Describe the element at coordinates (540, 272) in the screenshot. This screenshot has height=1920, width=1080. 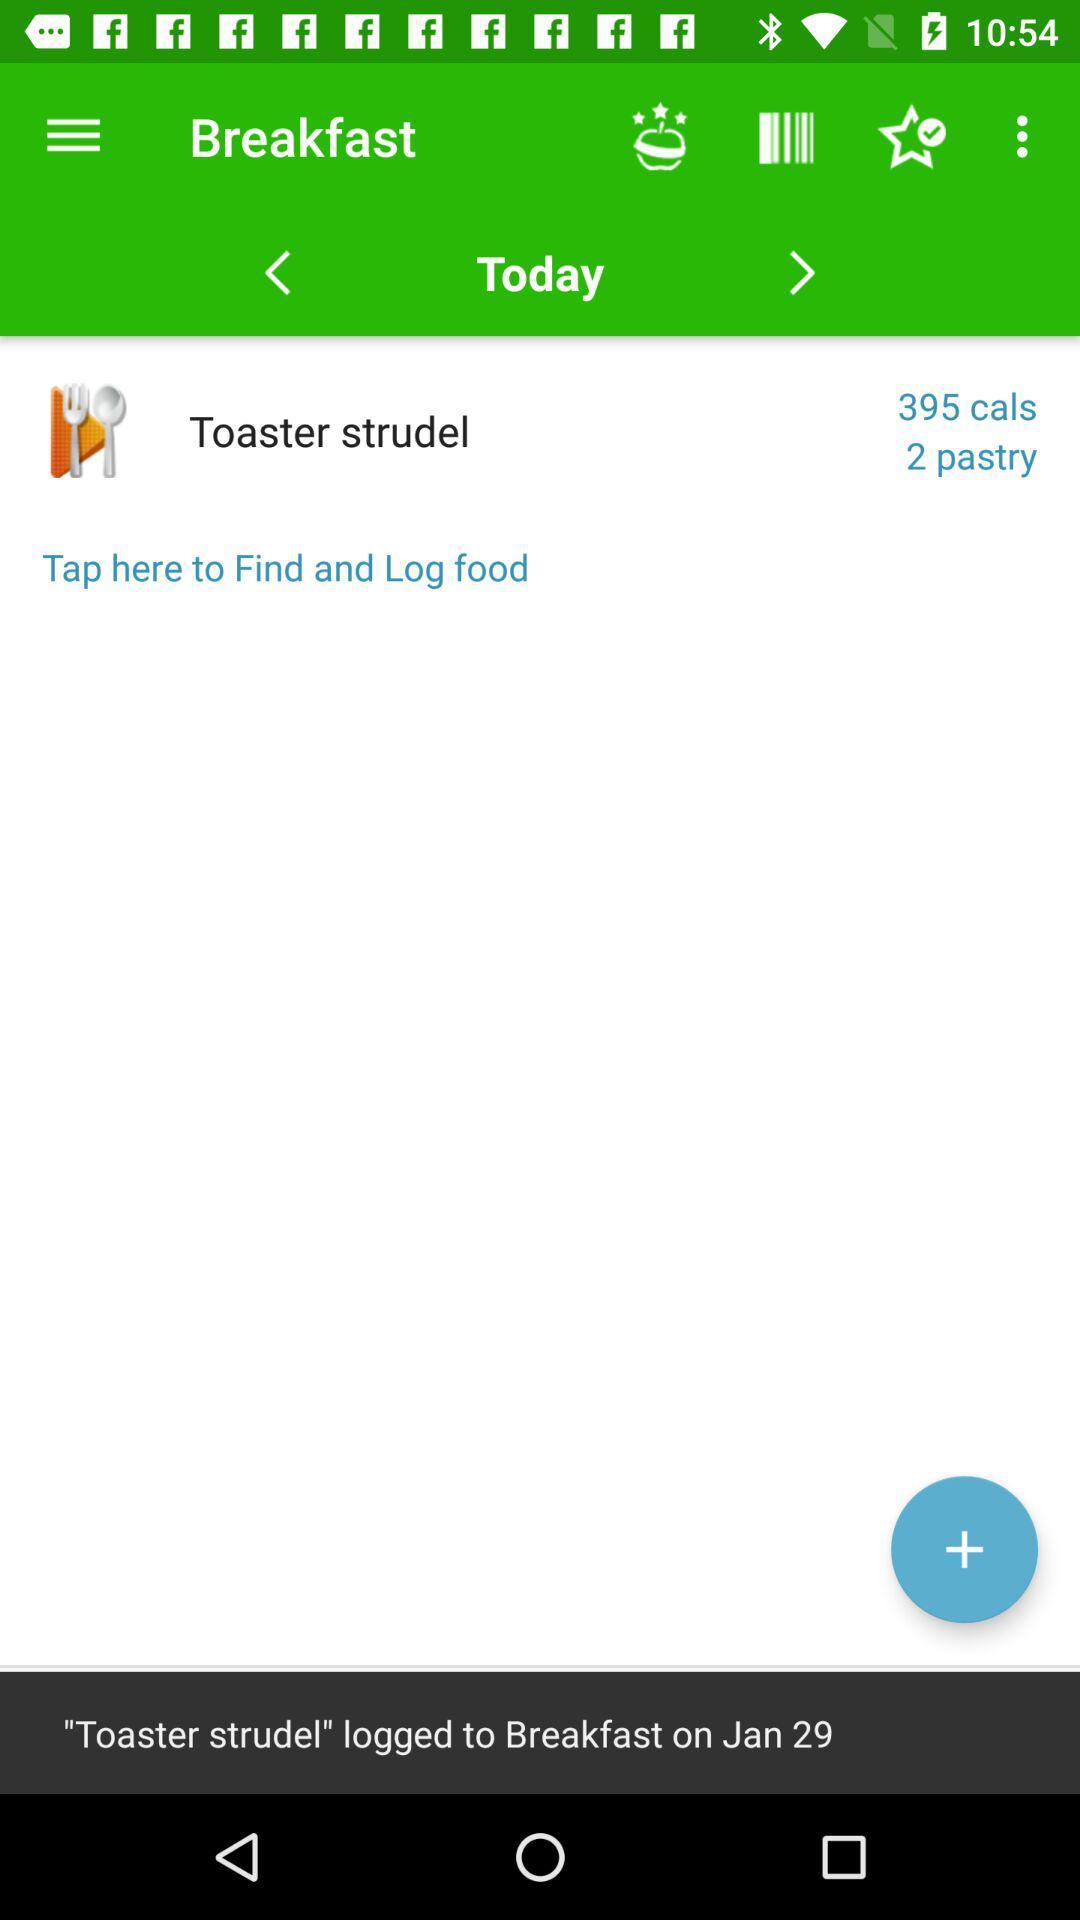
I see `the option today on the web page` at that location.